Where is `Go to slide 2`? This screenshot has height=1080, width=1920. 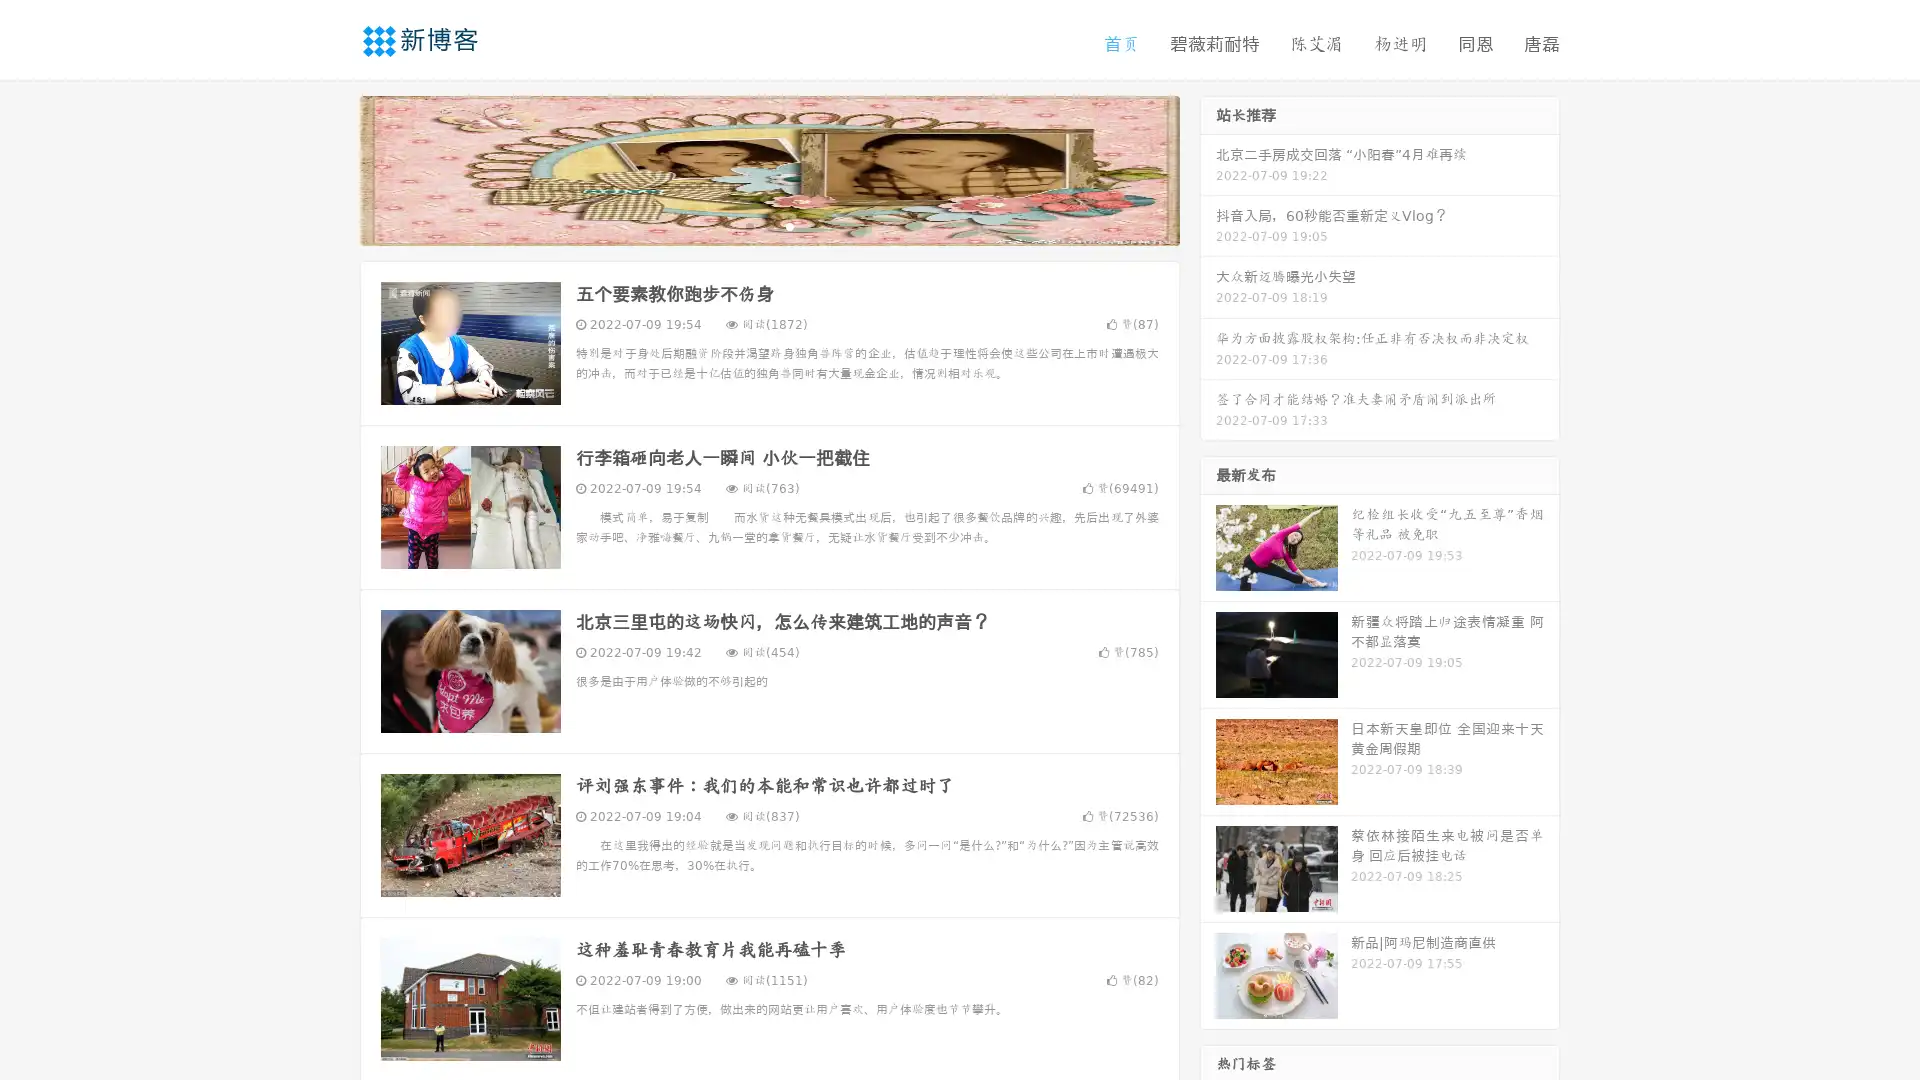
Go to slide 2 is located at coordinates (768, 225).